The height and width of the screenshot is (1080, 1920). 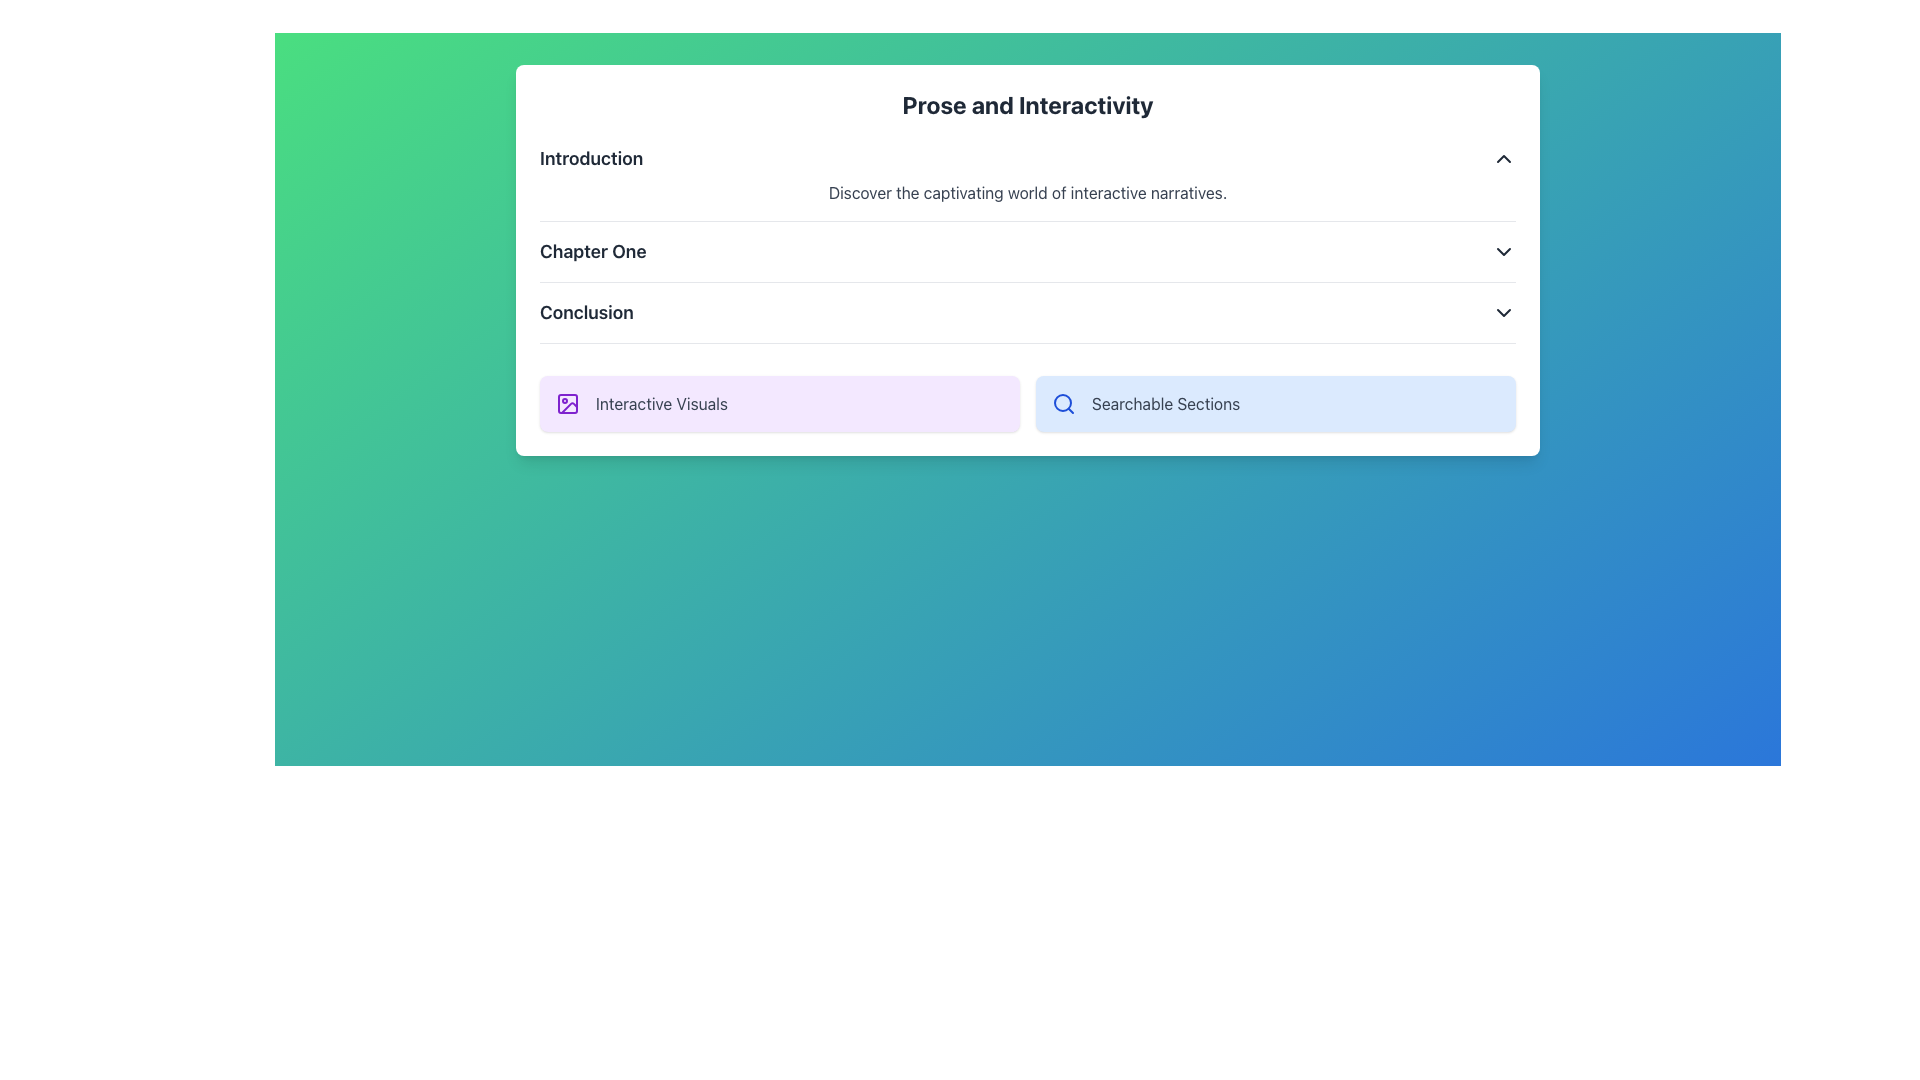 What do you see at coordinates (592, 250) in the screenshot?
I see `the text label reading 'Chapter One', which is styled in a large, bold font and positioned prominently on a panel with a white background and a greenish-blue gradient backdrop` at bounding box center [592, 250].